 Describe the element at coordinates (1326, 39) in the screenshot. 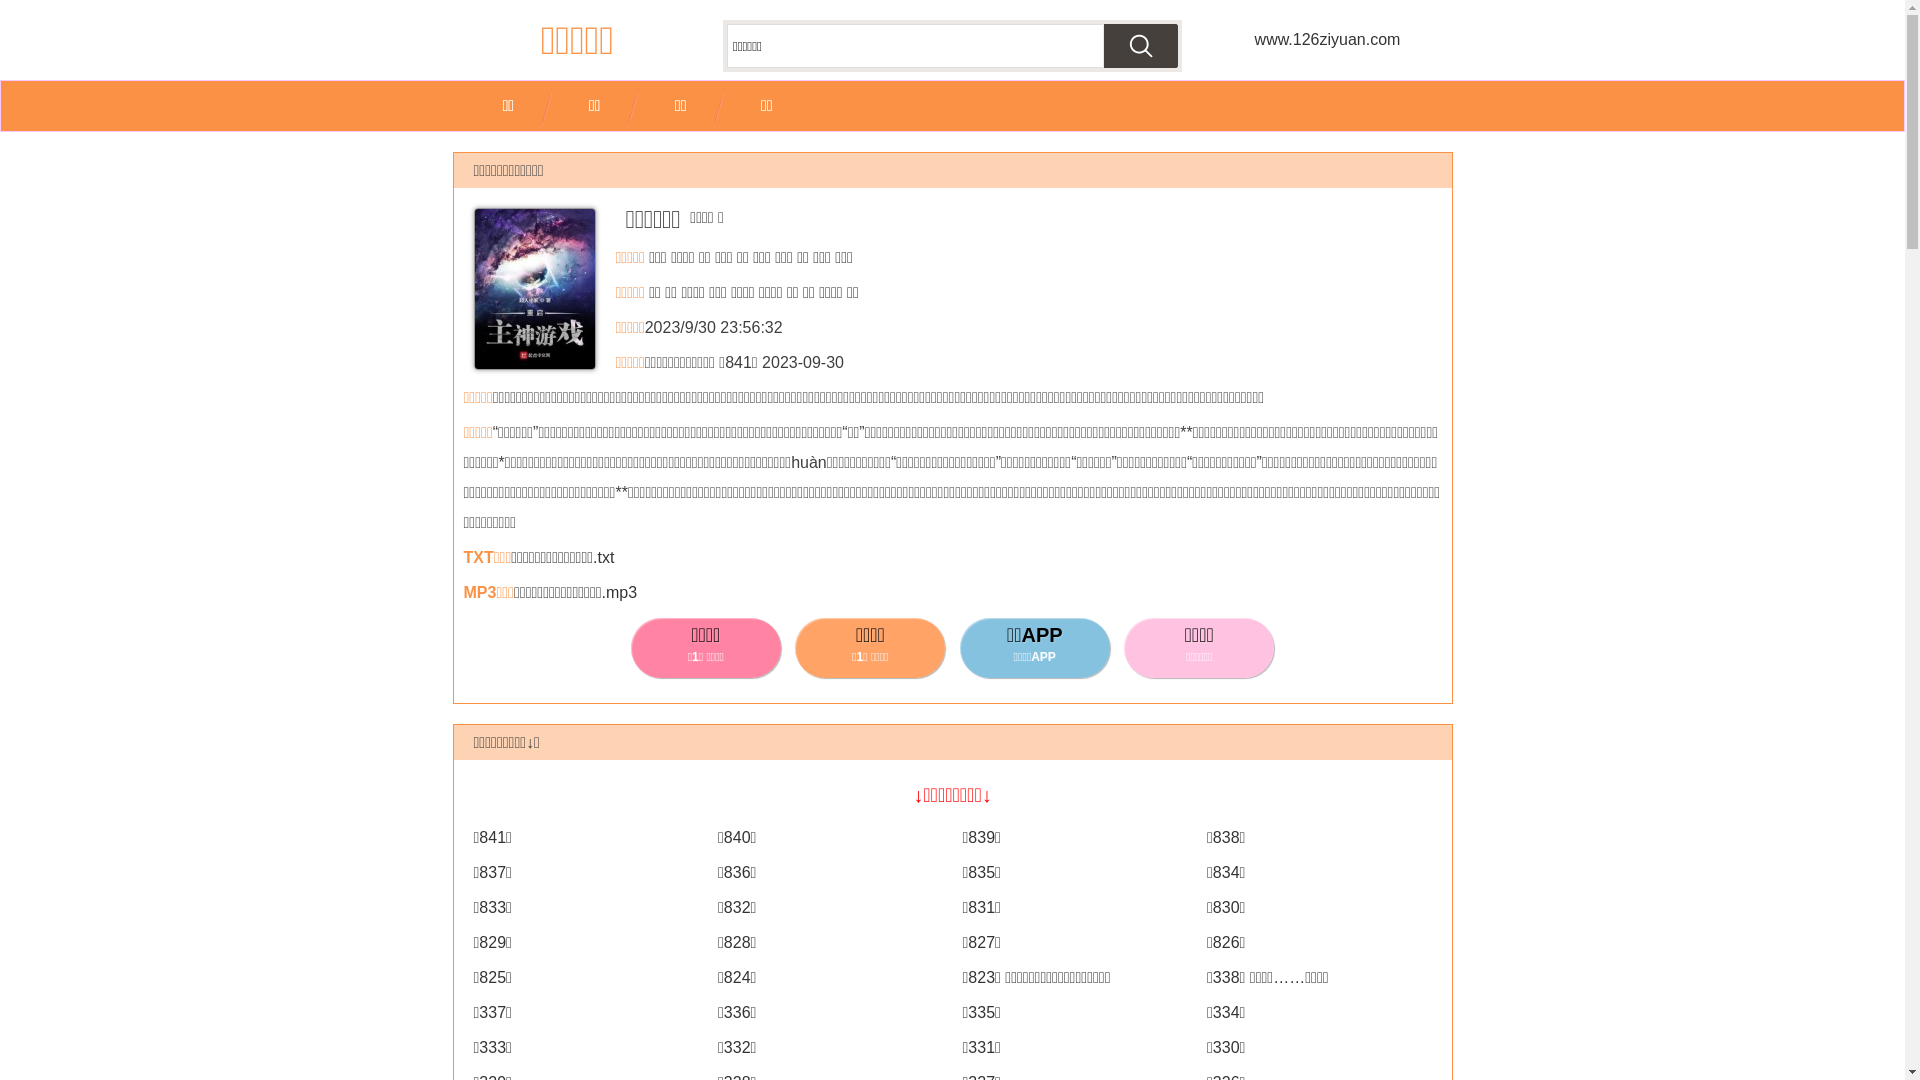

I see `'www.126ziyuan.com'` at that location.